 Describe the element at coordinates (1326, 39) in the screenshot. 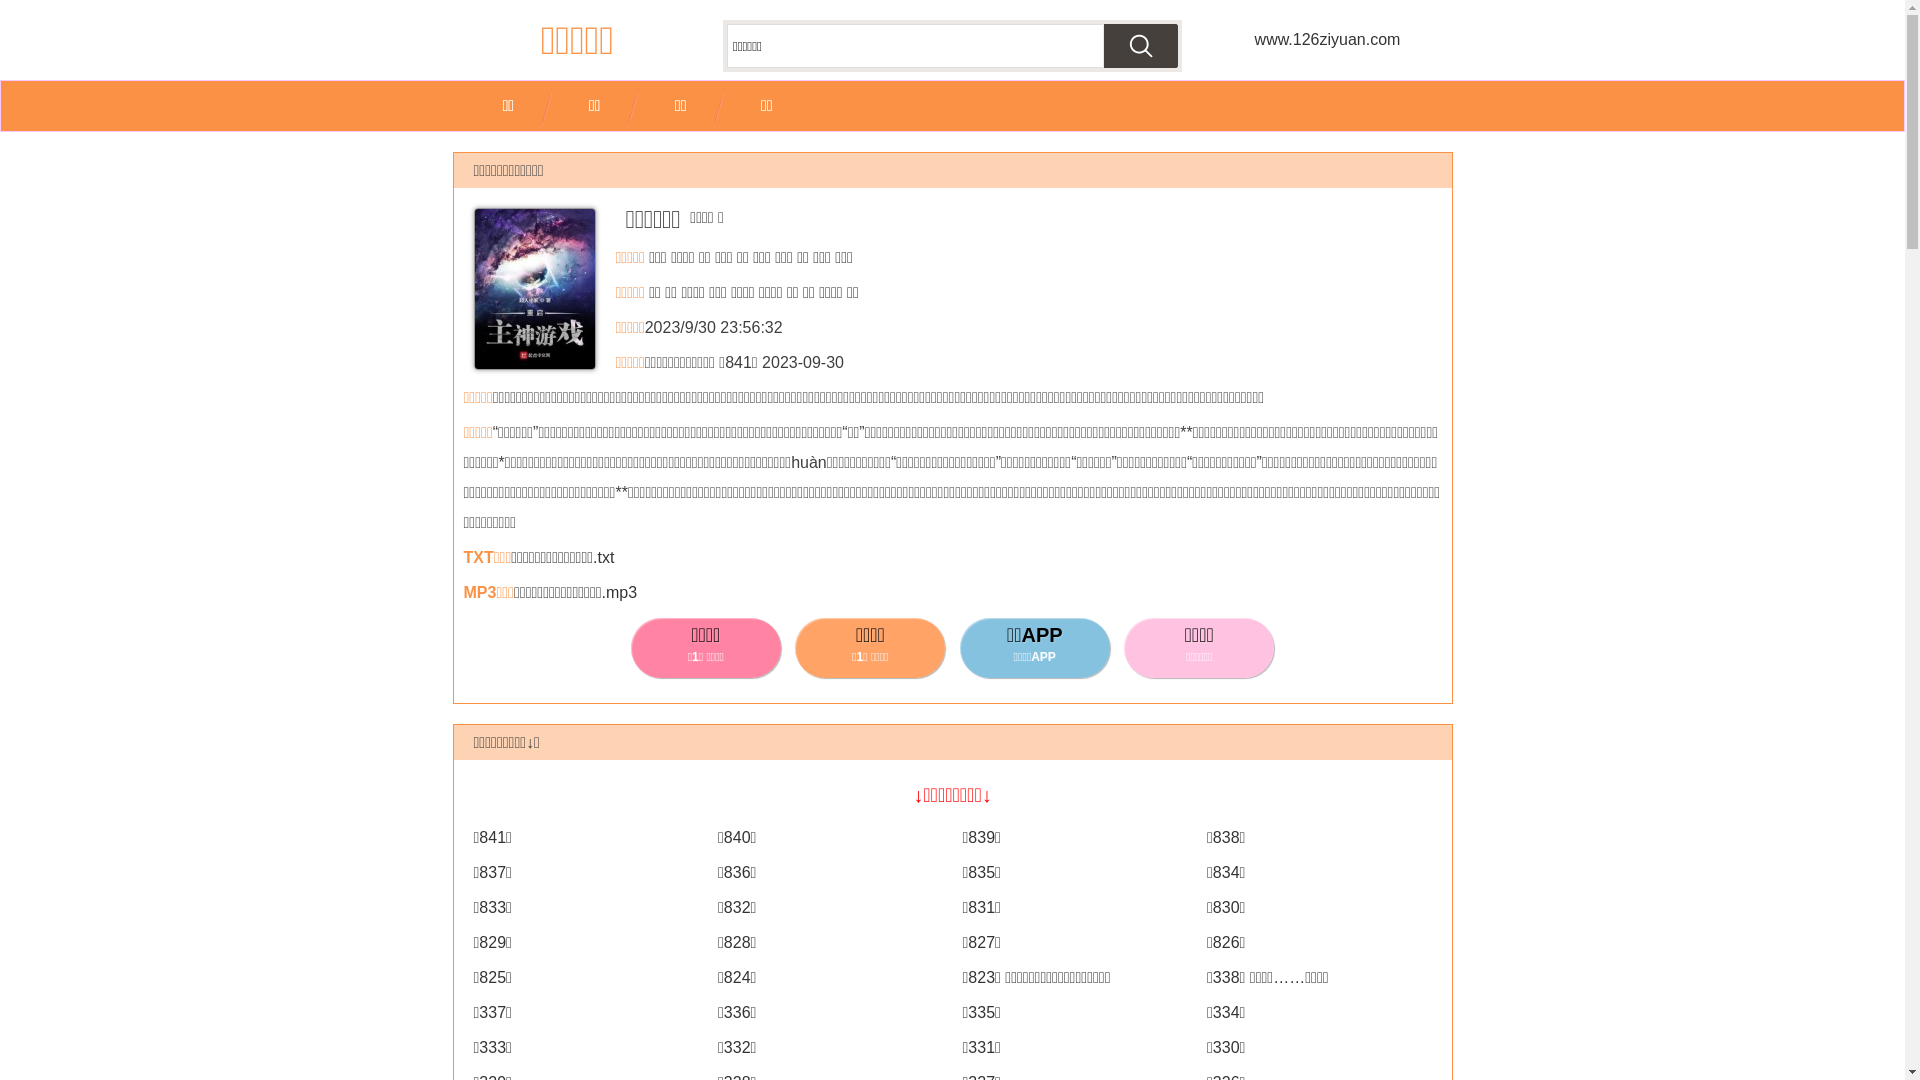

I see `'www.126ziyuan.com'` at that location.